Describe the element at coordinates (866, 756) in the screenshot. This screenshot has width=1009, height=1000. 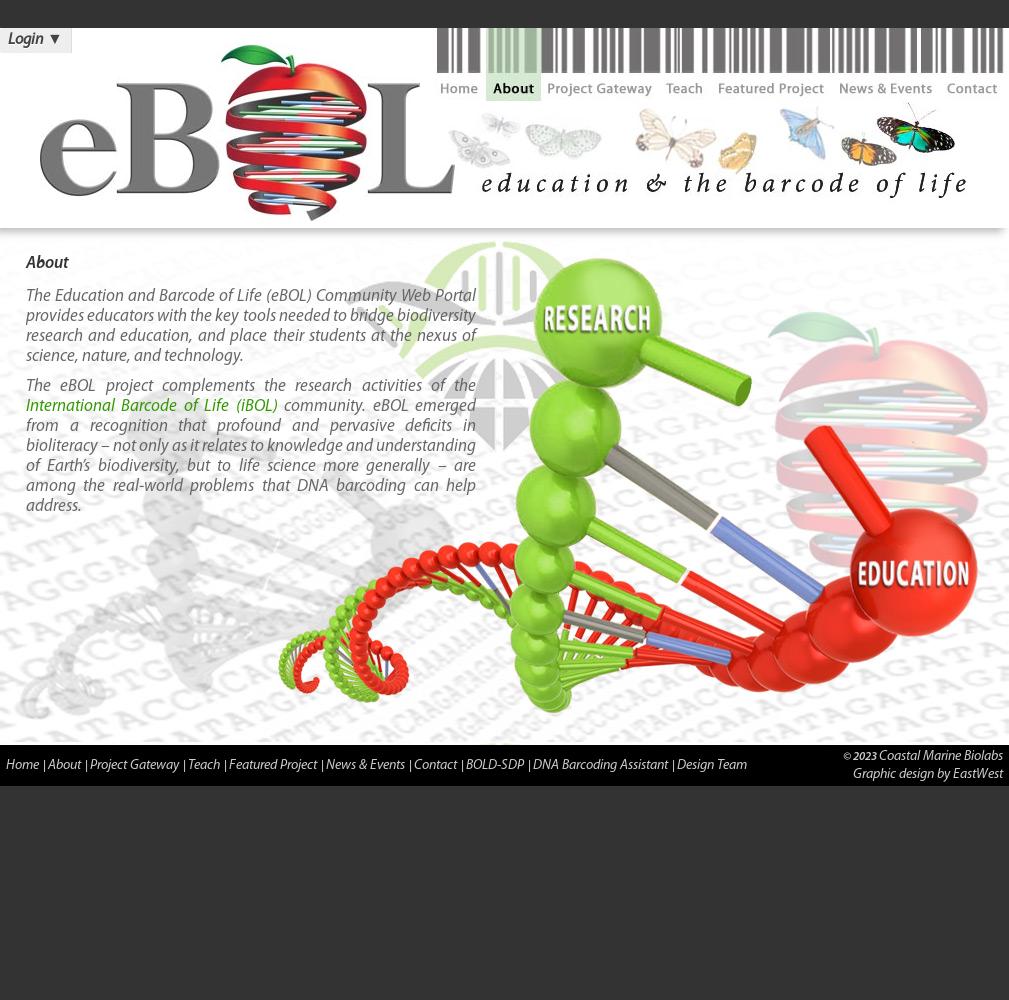
I see `'2023'` at that location.